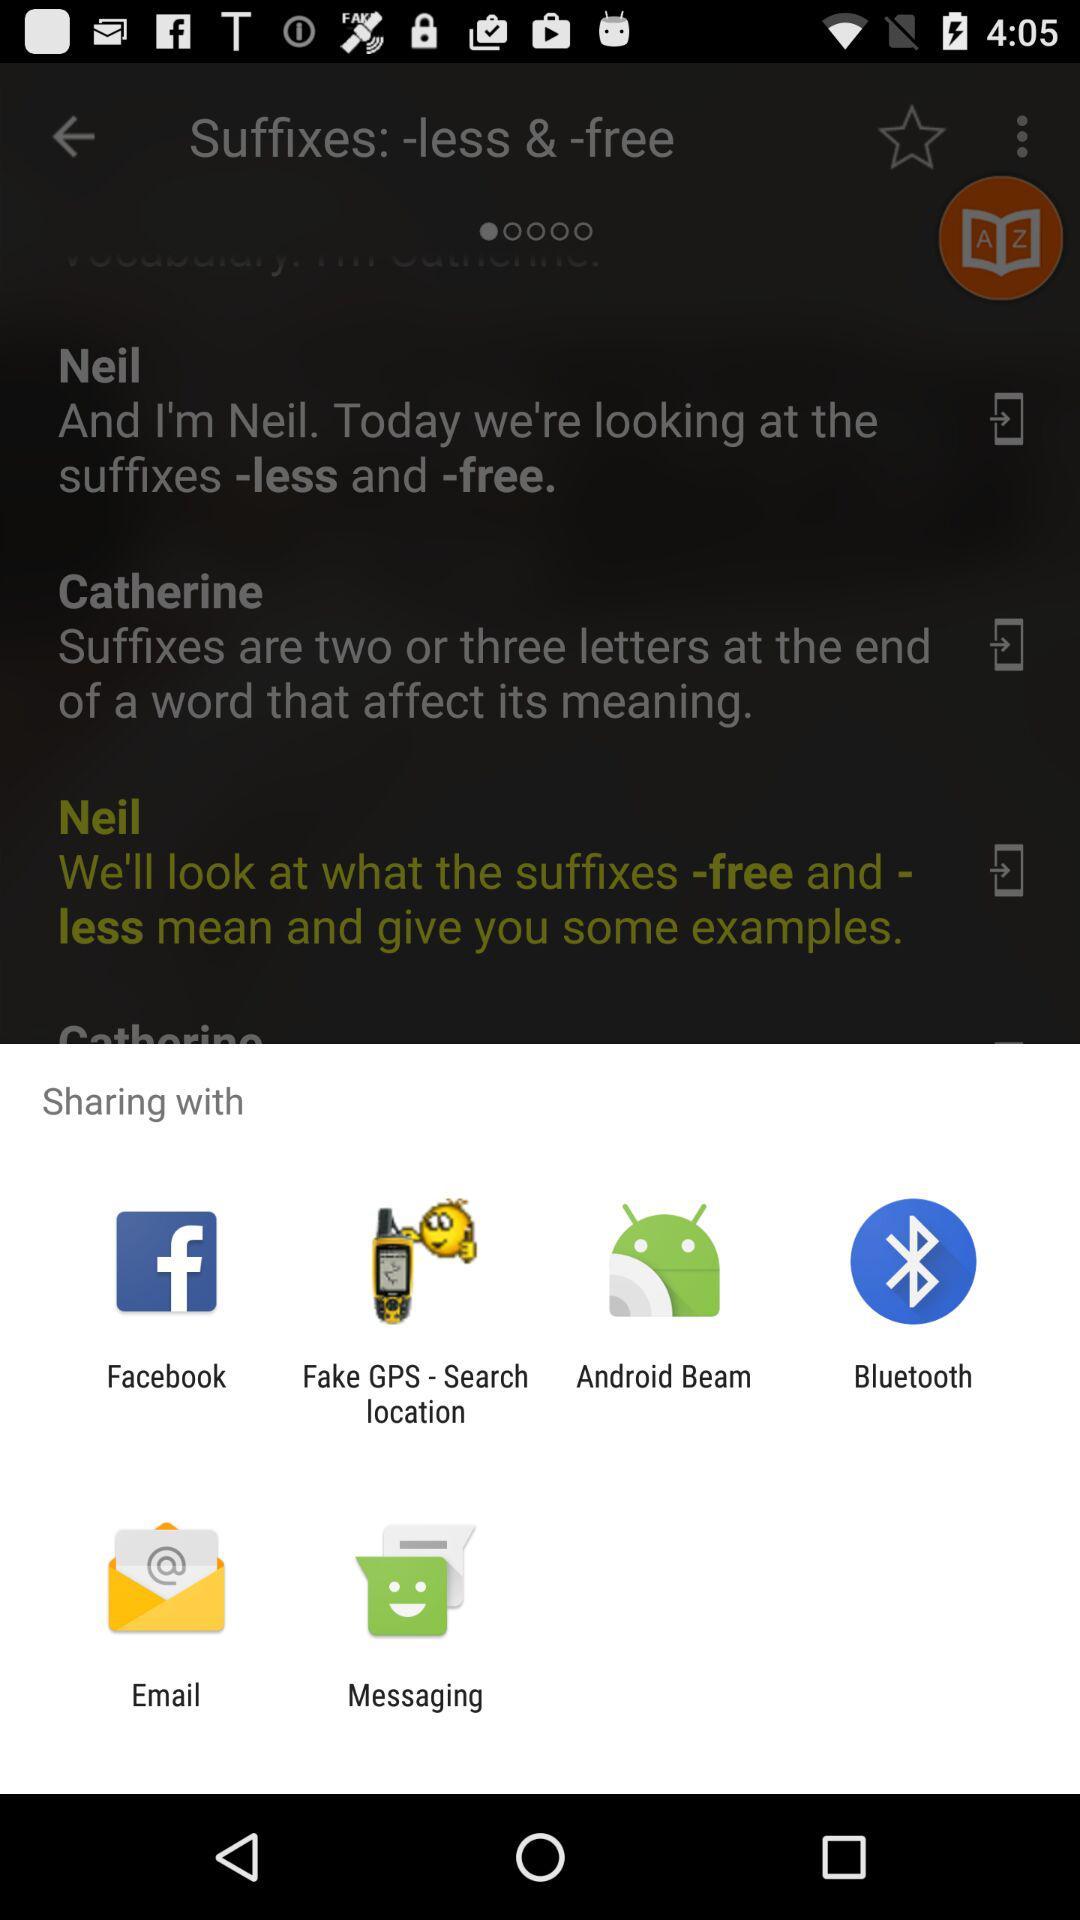  I want to click on the icon to the left of messaging, so click(165, 1711).